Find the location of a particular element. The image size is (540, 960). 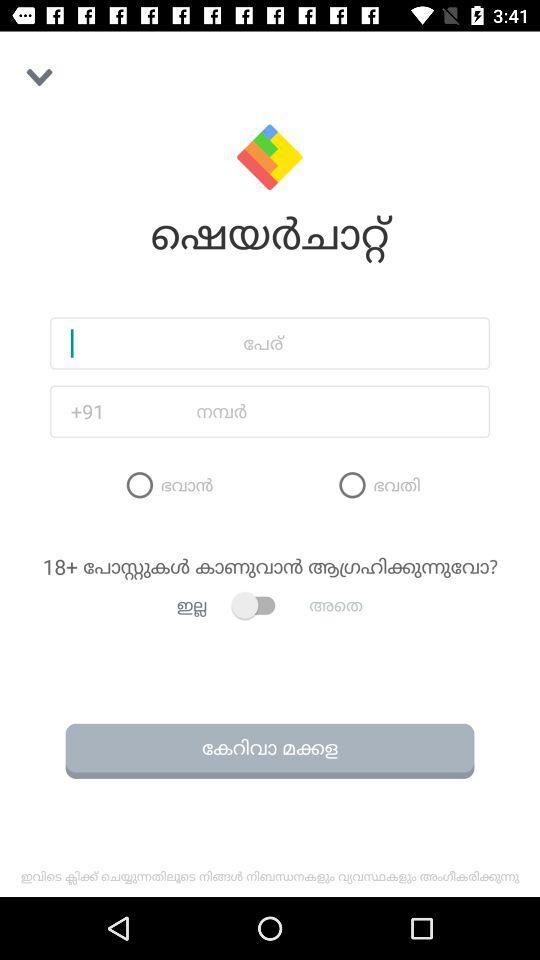

the button on the top left corner of the web page is located at coordinates (39, 77).